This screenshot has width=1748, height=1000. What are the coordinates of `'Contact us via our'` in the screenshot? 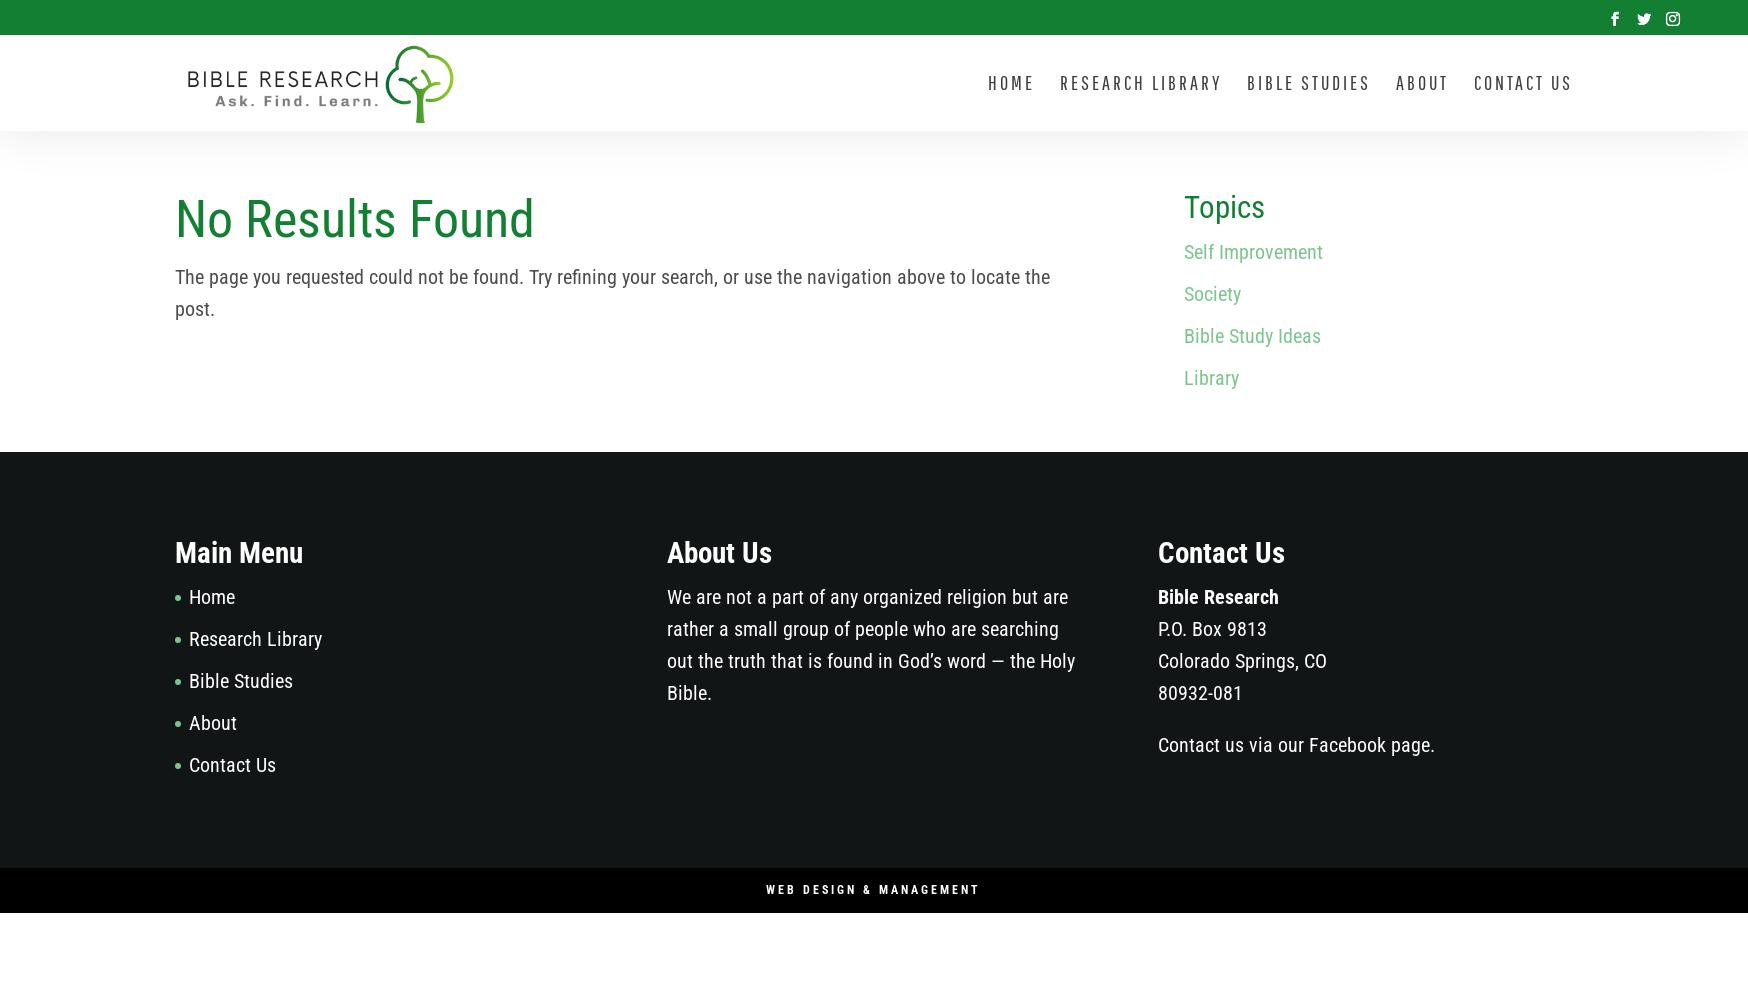 It's located at (1232, 743).